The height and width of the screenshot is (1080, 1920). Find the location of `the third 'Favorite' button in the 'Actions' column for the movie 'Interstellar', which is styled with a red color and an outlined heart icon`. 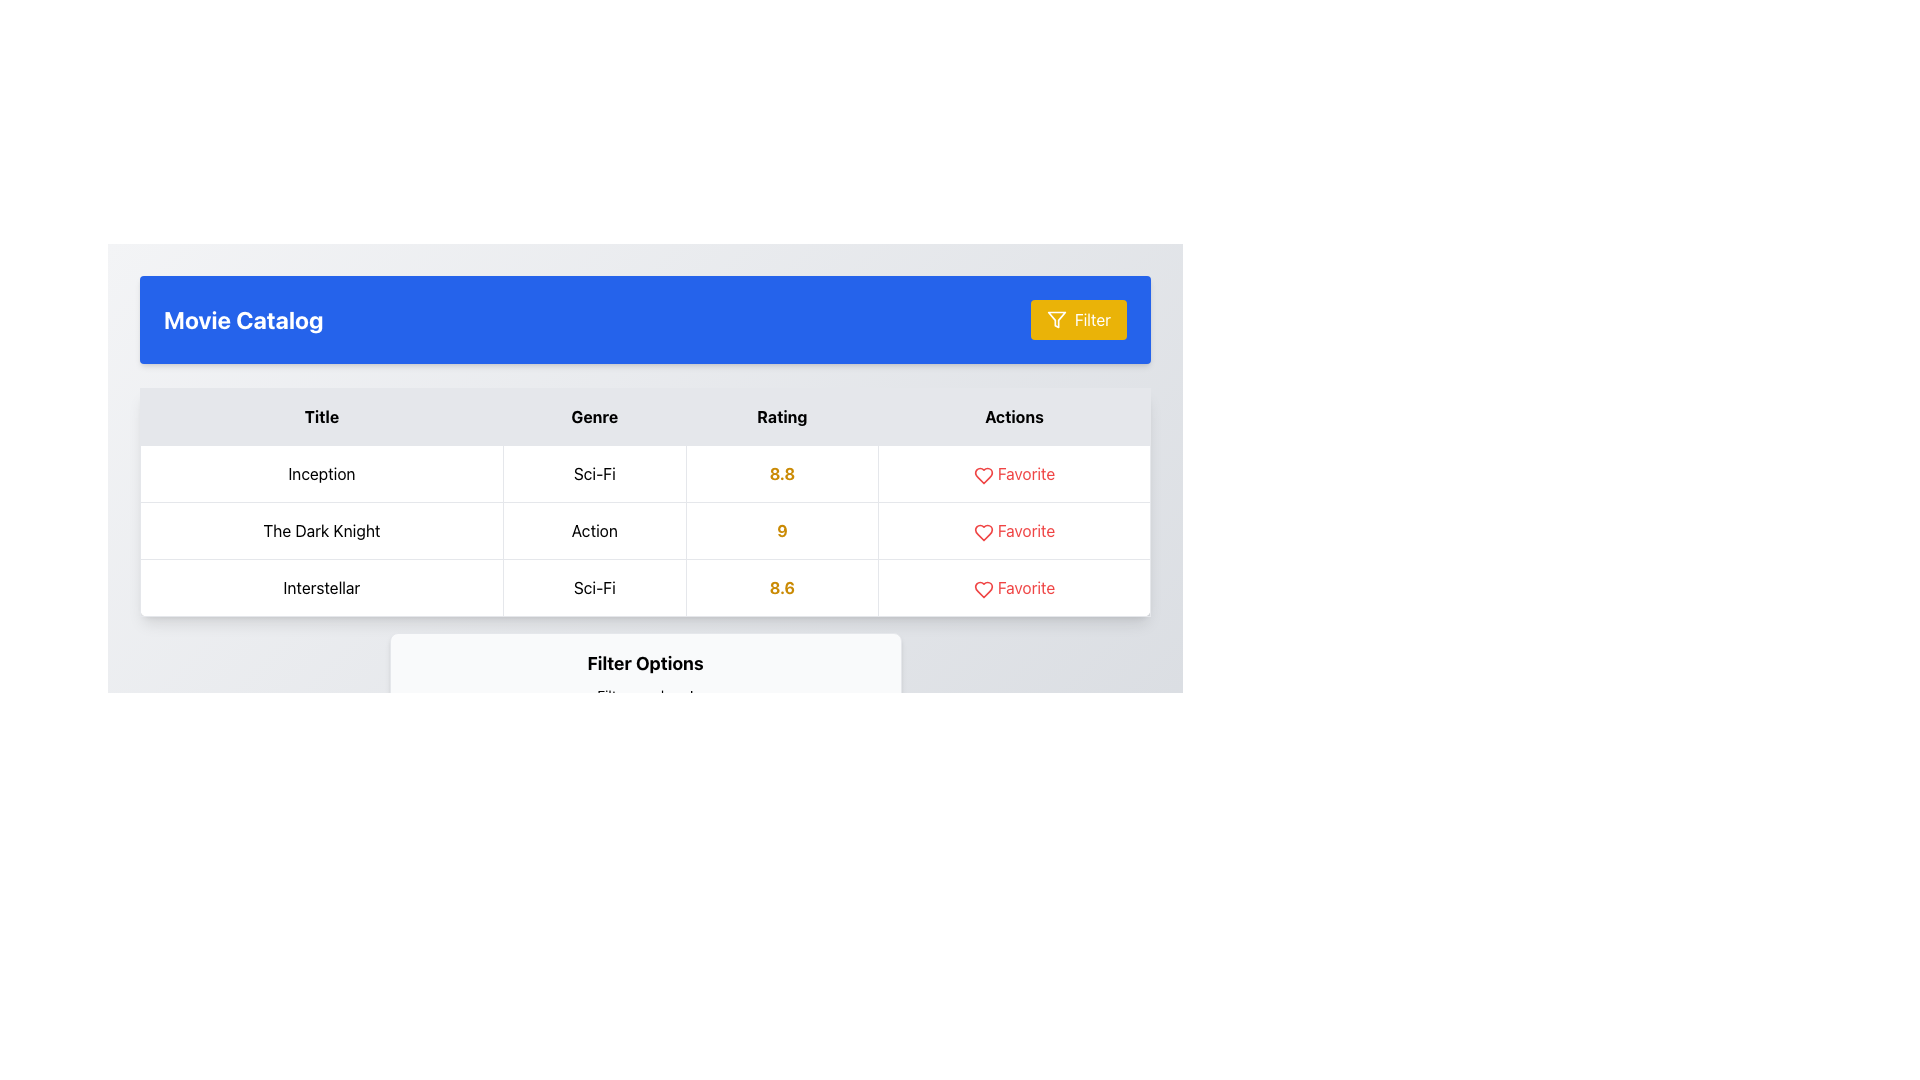

the third 'Favorite' button in the 'Actions' column for the movie 'Interstellar', which is styled with a red color and an outlined heart icon is located at coordinates (1014, 586).